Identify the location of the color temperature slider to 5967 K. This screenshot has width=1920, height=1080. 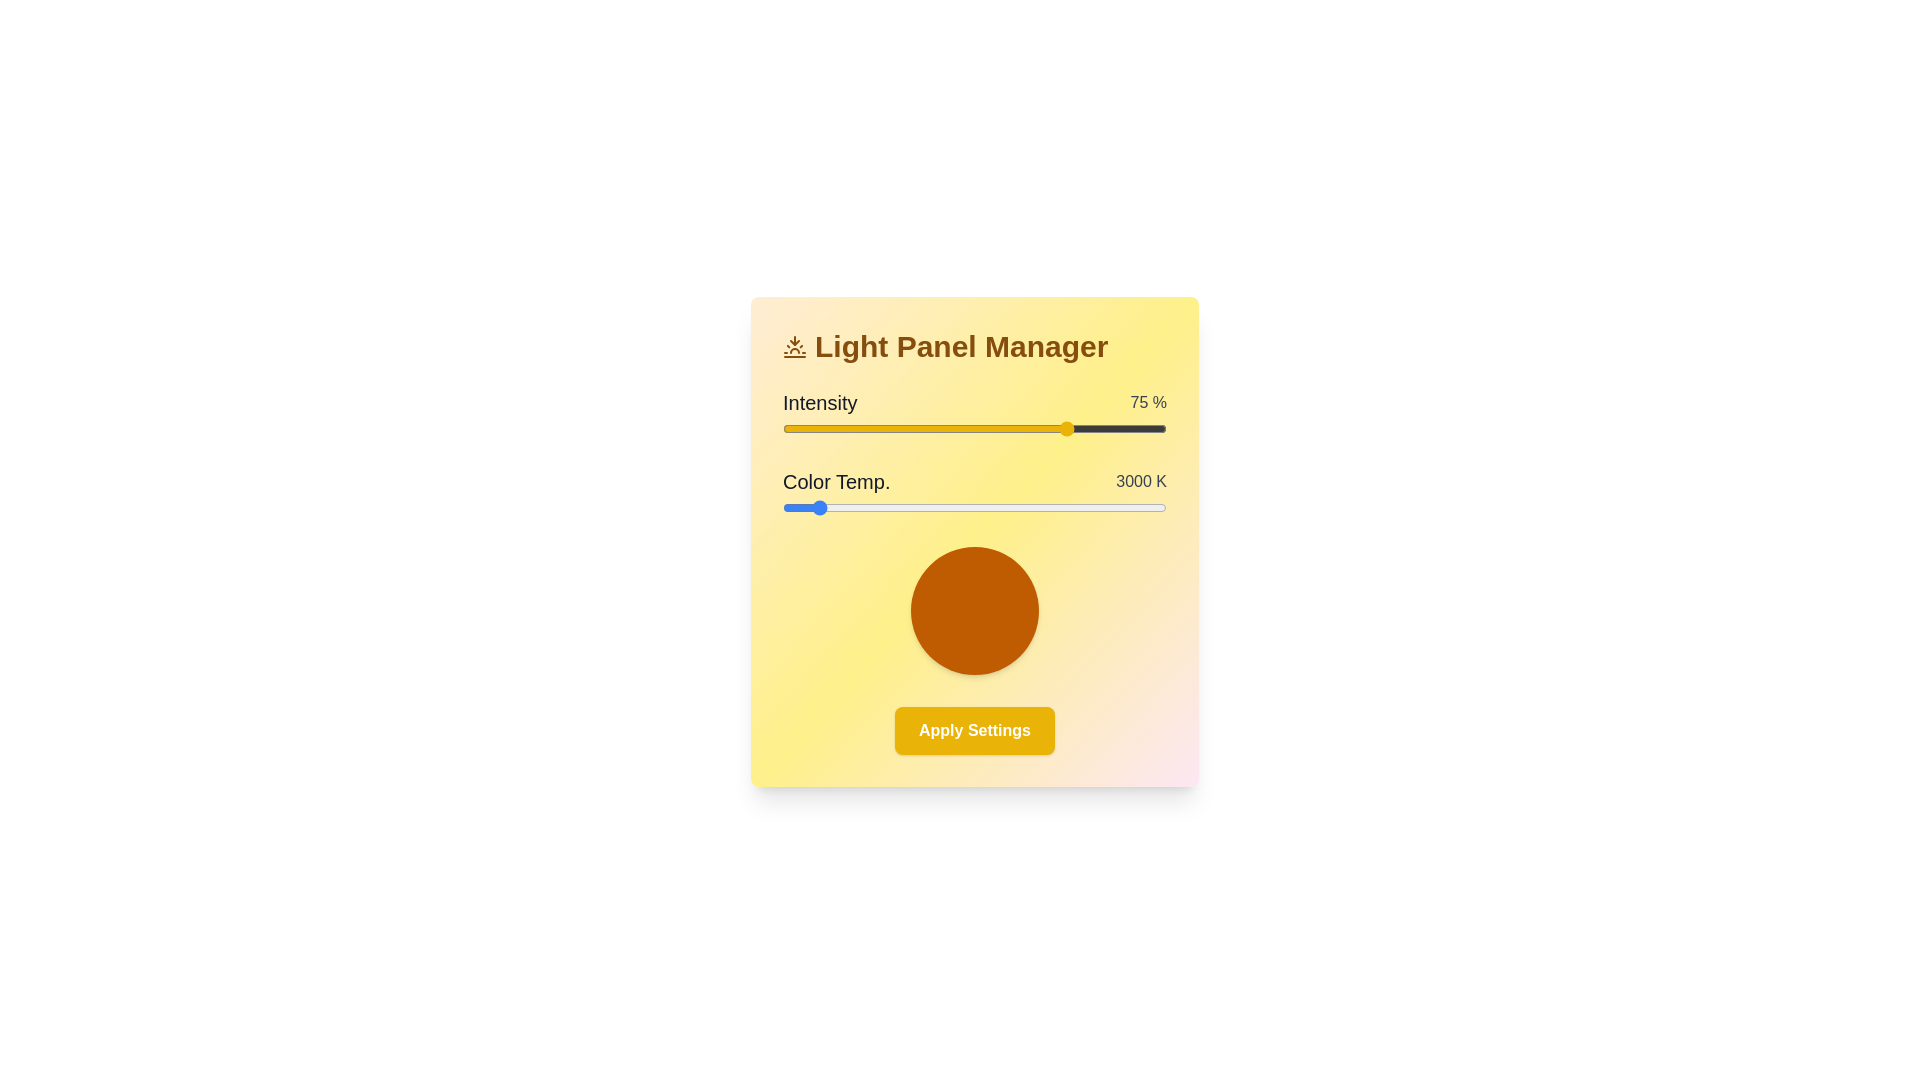
(1112, 507).